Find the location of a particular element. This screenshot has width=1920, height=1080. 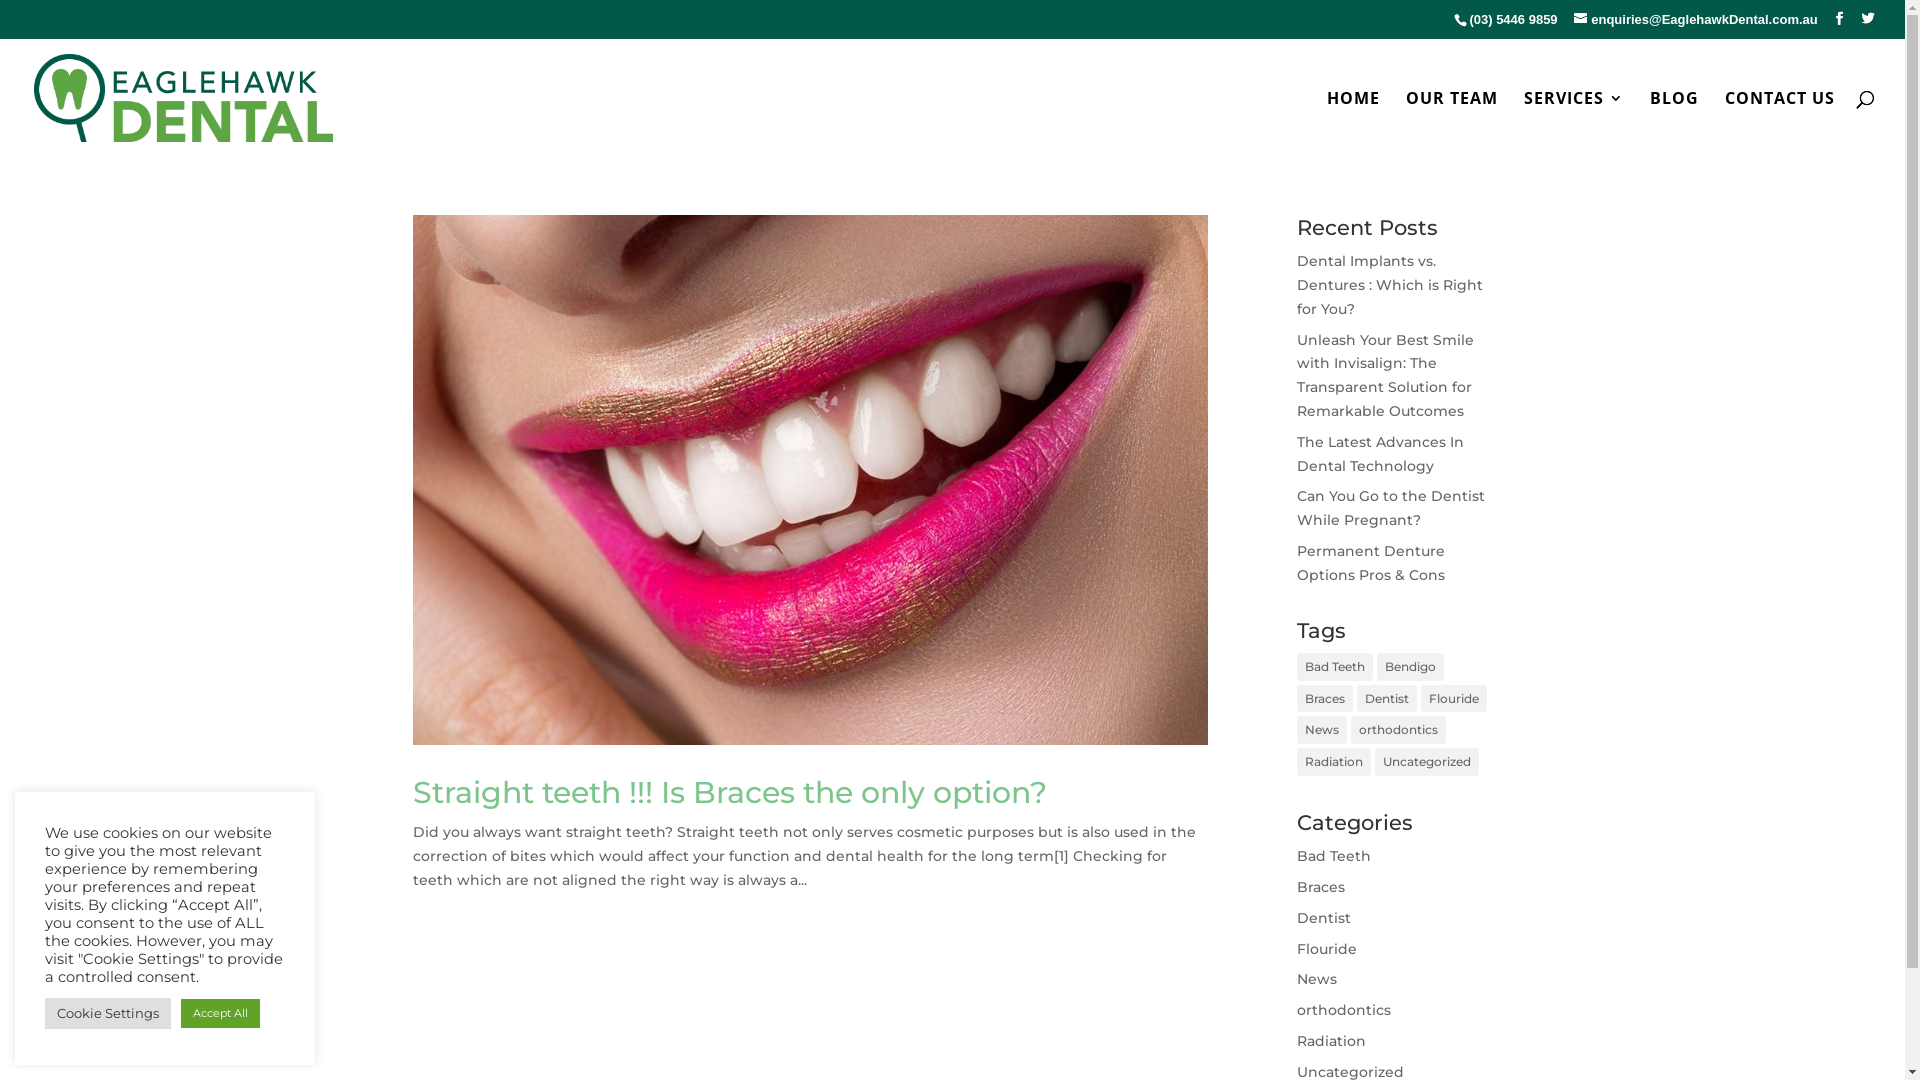

'The Latest Advances In Dental Technology' is located at coordinates (1296, 454).